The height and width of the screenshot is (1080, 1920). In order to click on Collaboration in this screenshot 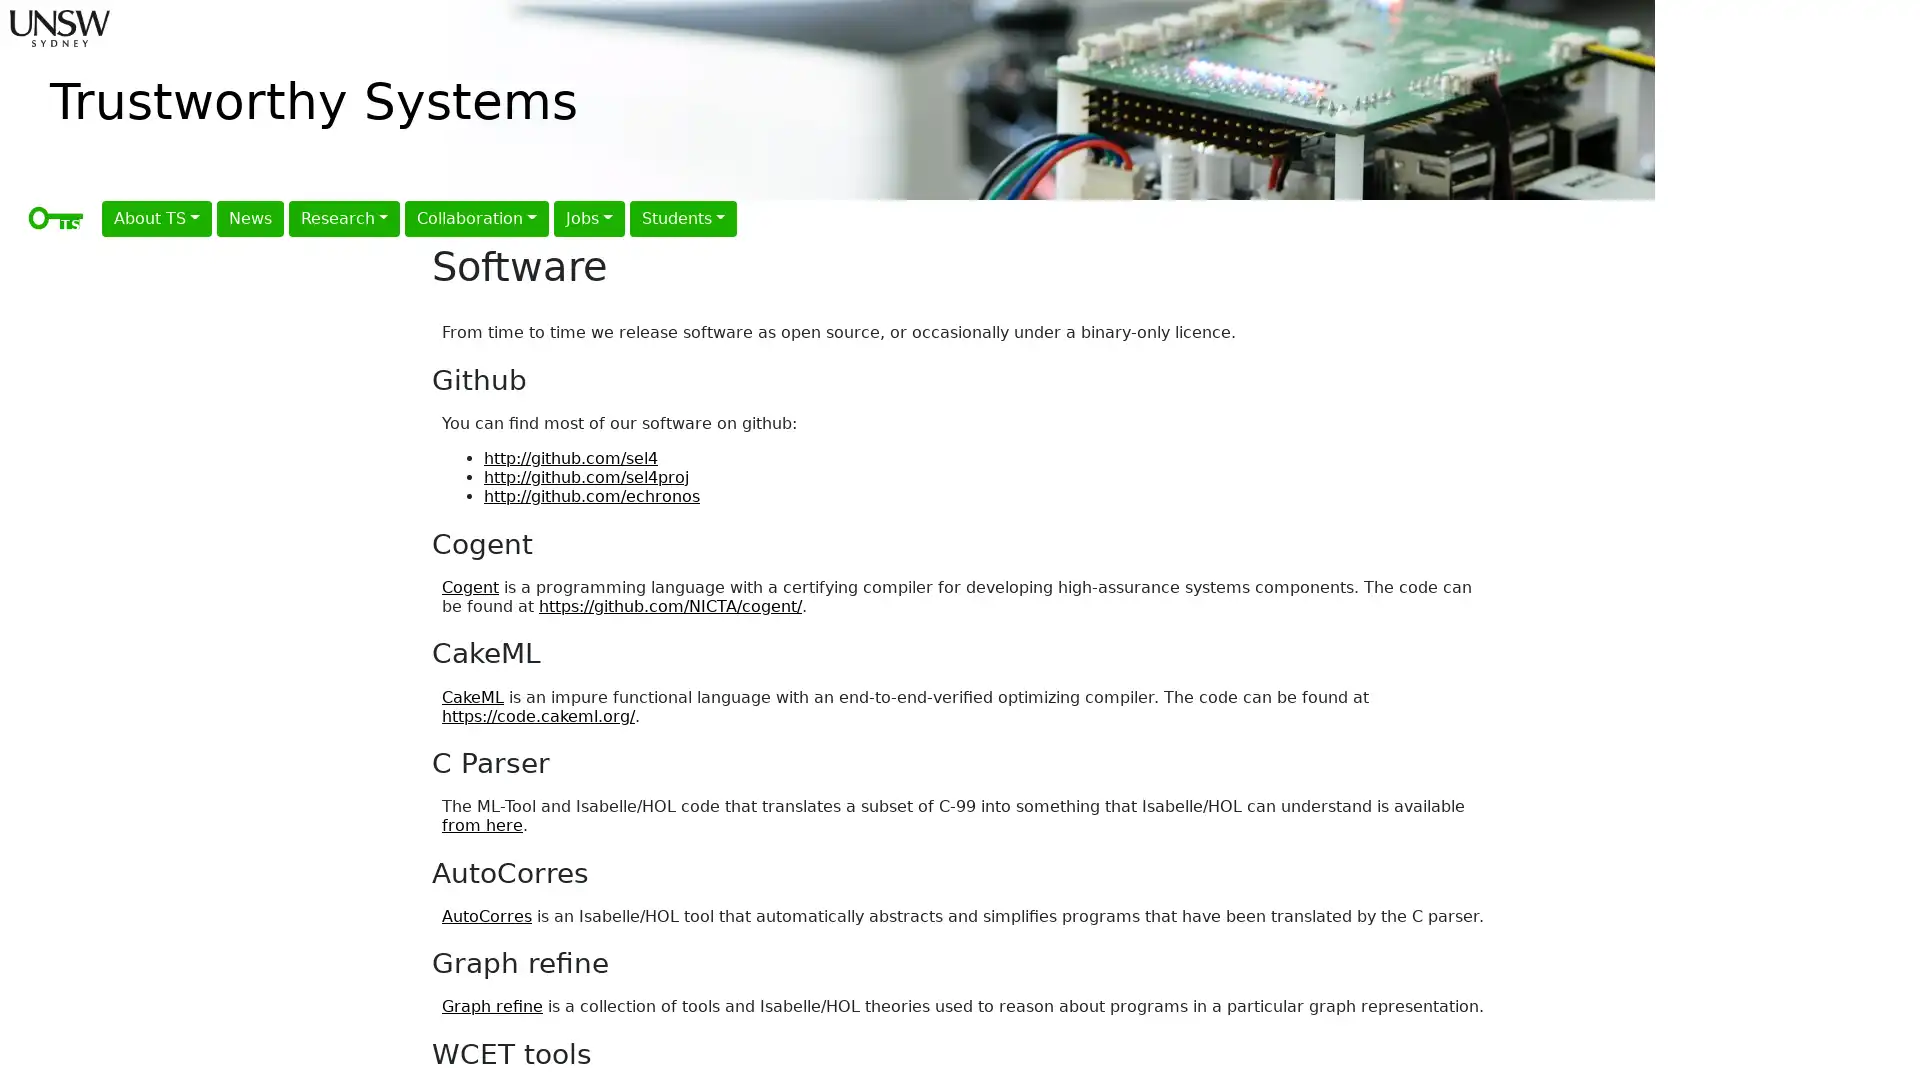, I will do `click(475, 218)`.